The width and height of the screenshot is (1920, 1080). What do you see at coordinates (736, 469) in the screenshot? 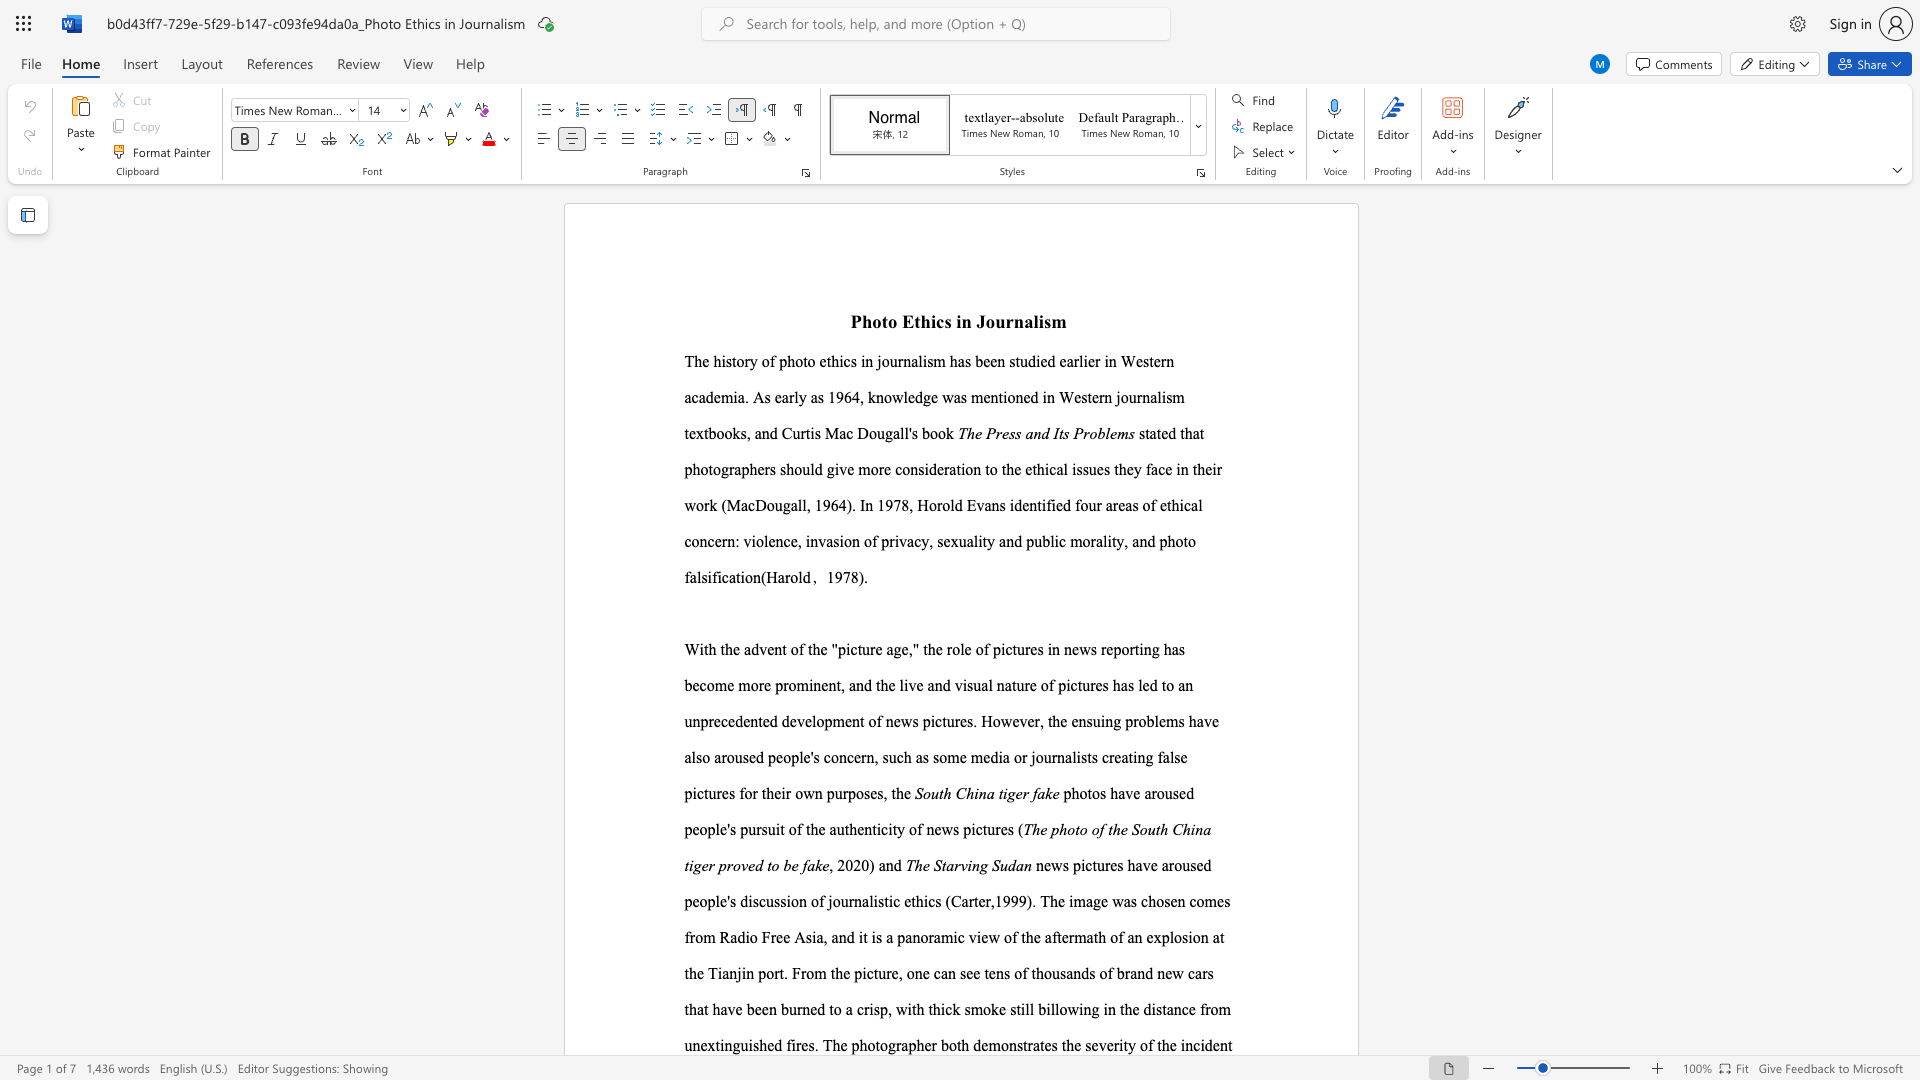
I see `the 3th character "a" in the text` at bounding box center [736, 469].